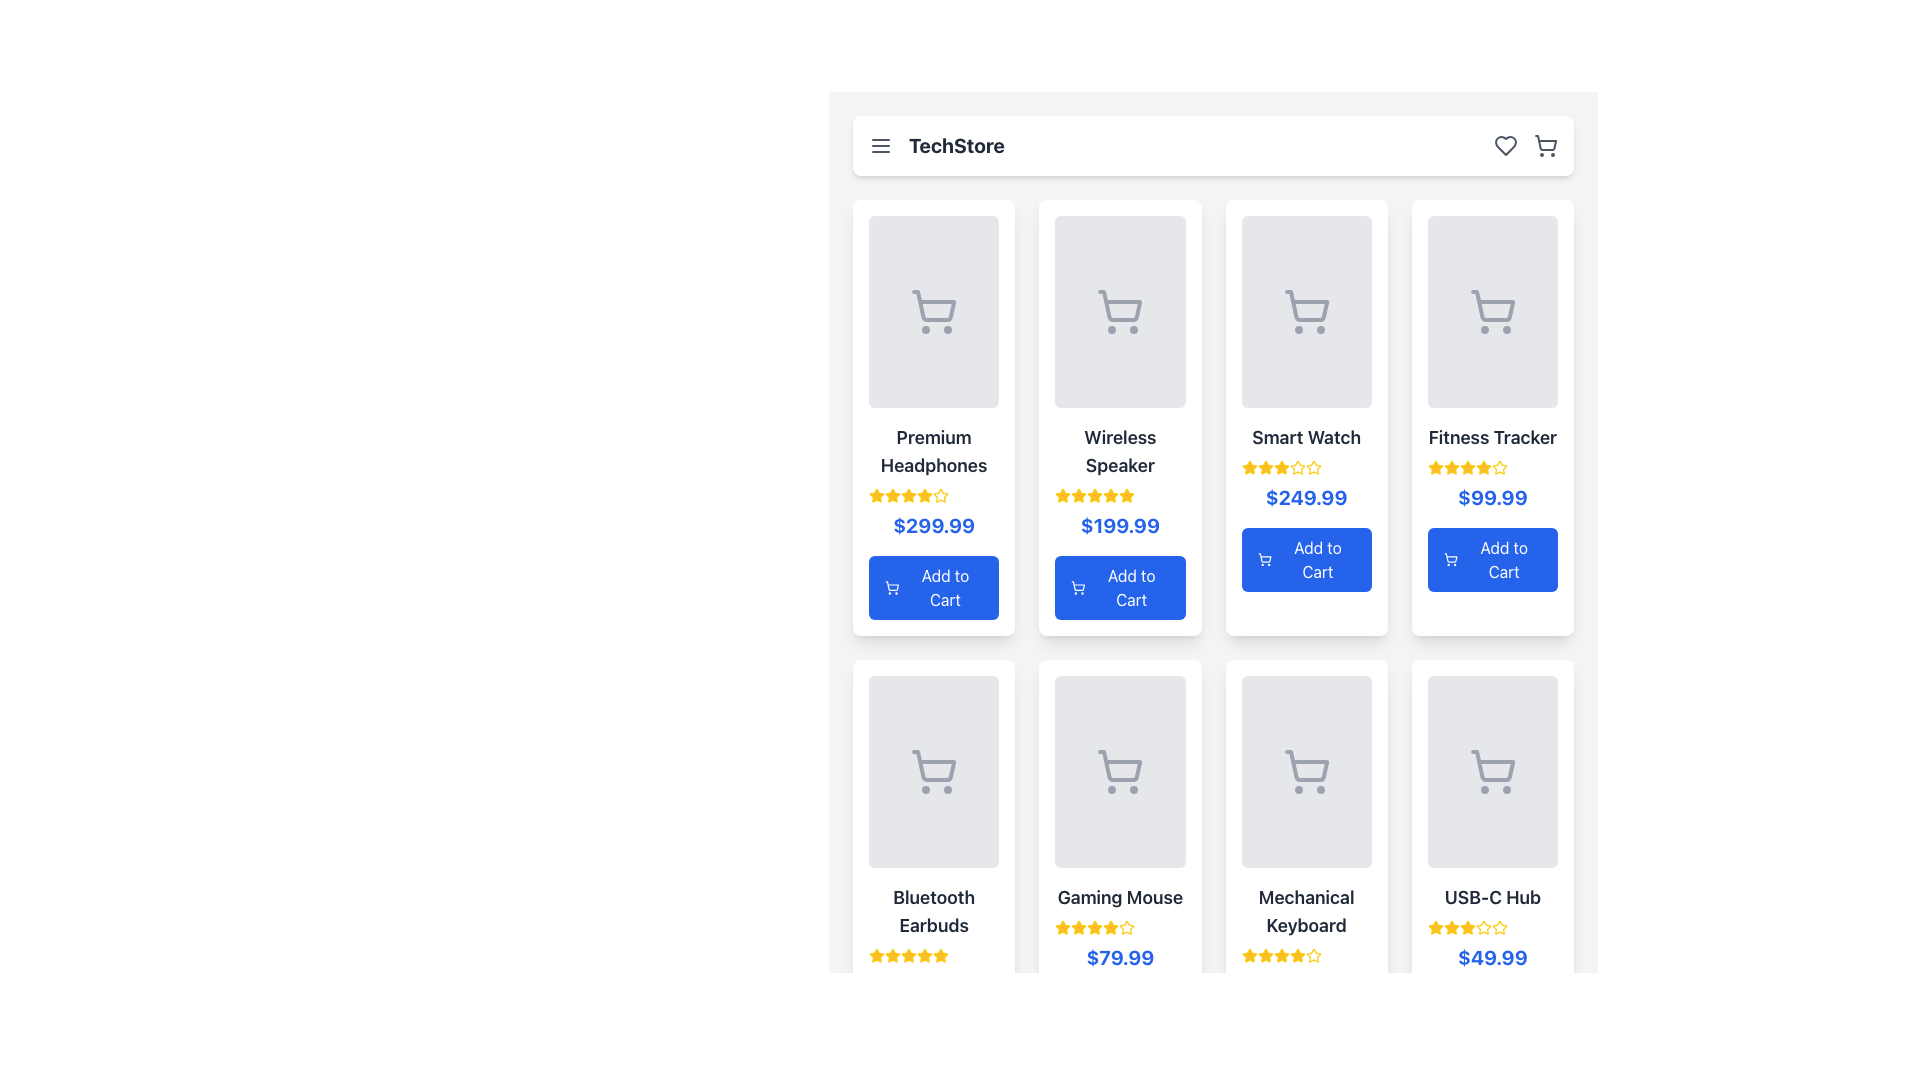  What do you see at coordinates (1263, 558) in the screenshot?
I see `the shopping cart icon located in the middle row of the 'Smart Watch' product card's Add to Cart button area` at bounding box center [1263, 558].